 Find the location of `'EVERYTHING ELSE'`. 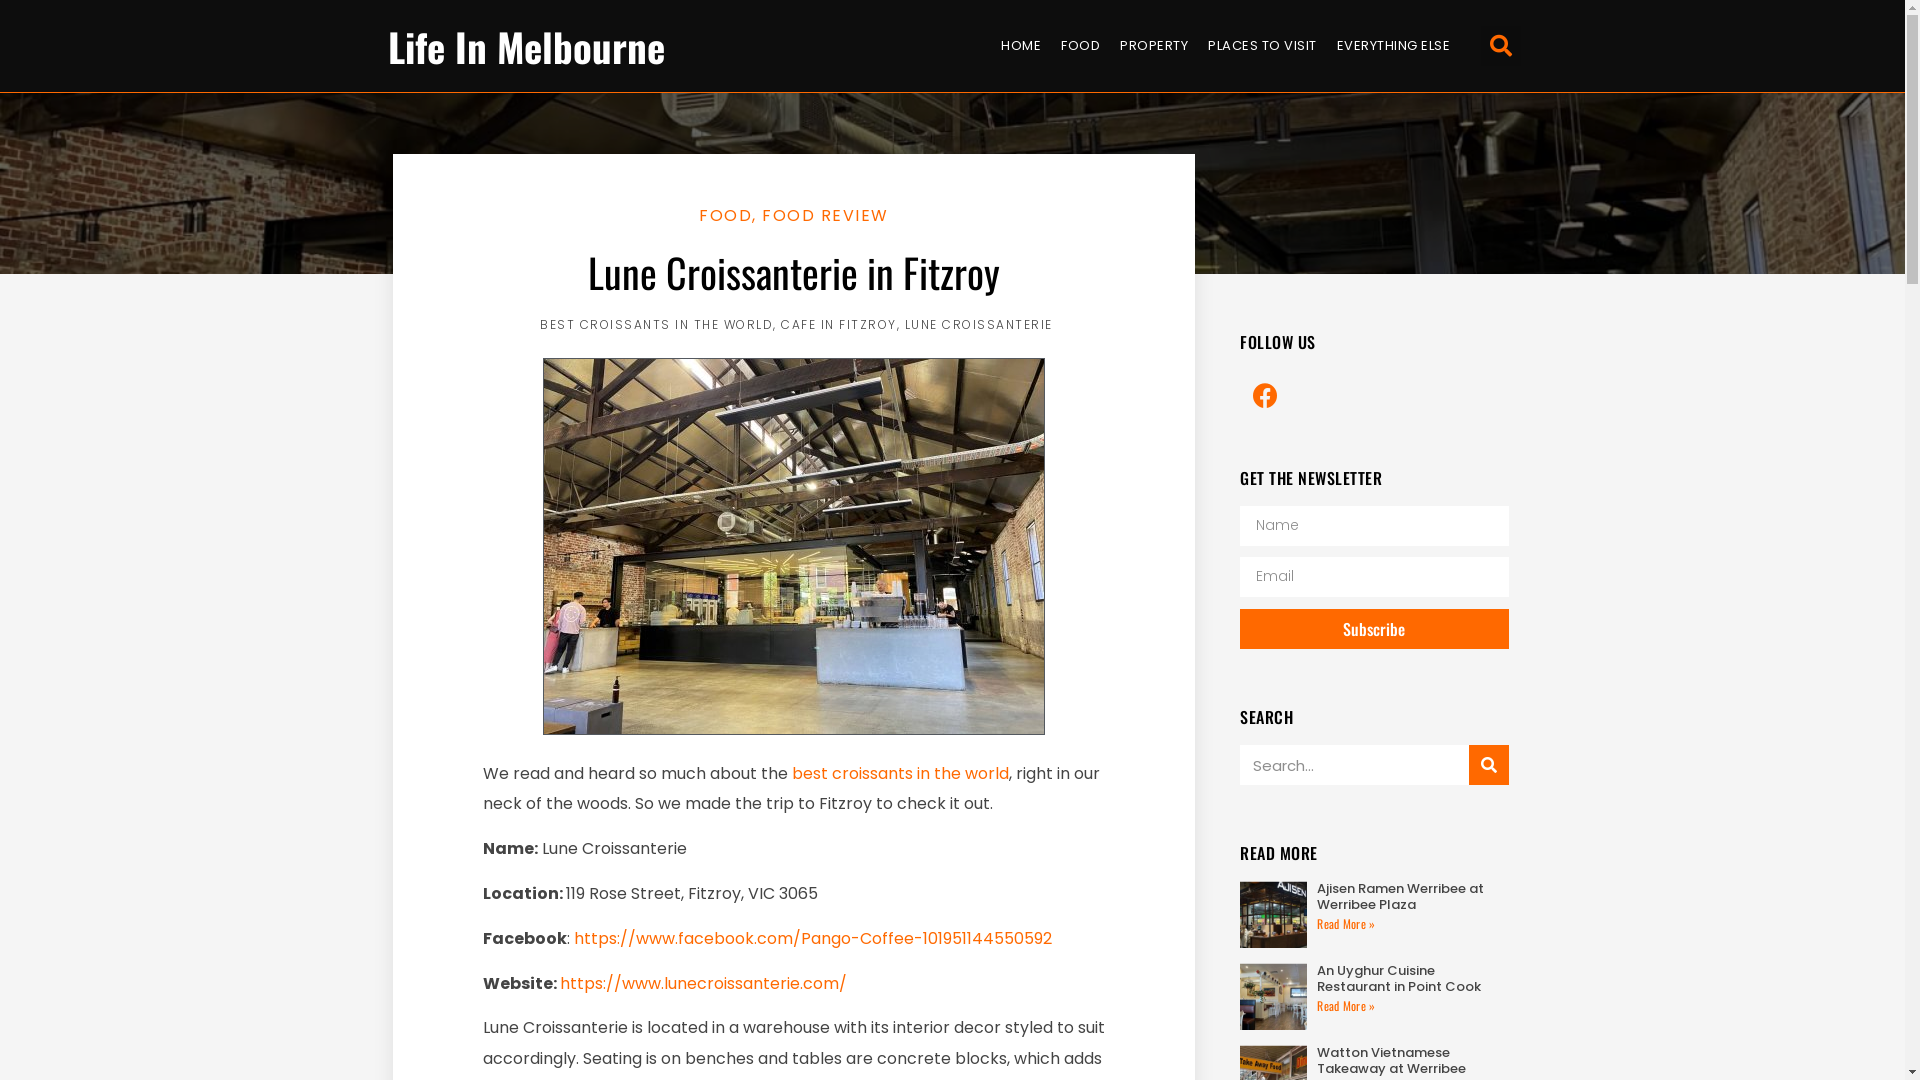

'EVERYTHING ELSE' is located at coordinates (1392, 45).